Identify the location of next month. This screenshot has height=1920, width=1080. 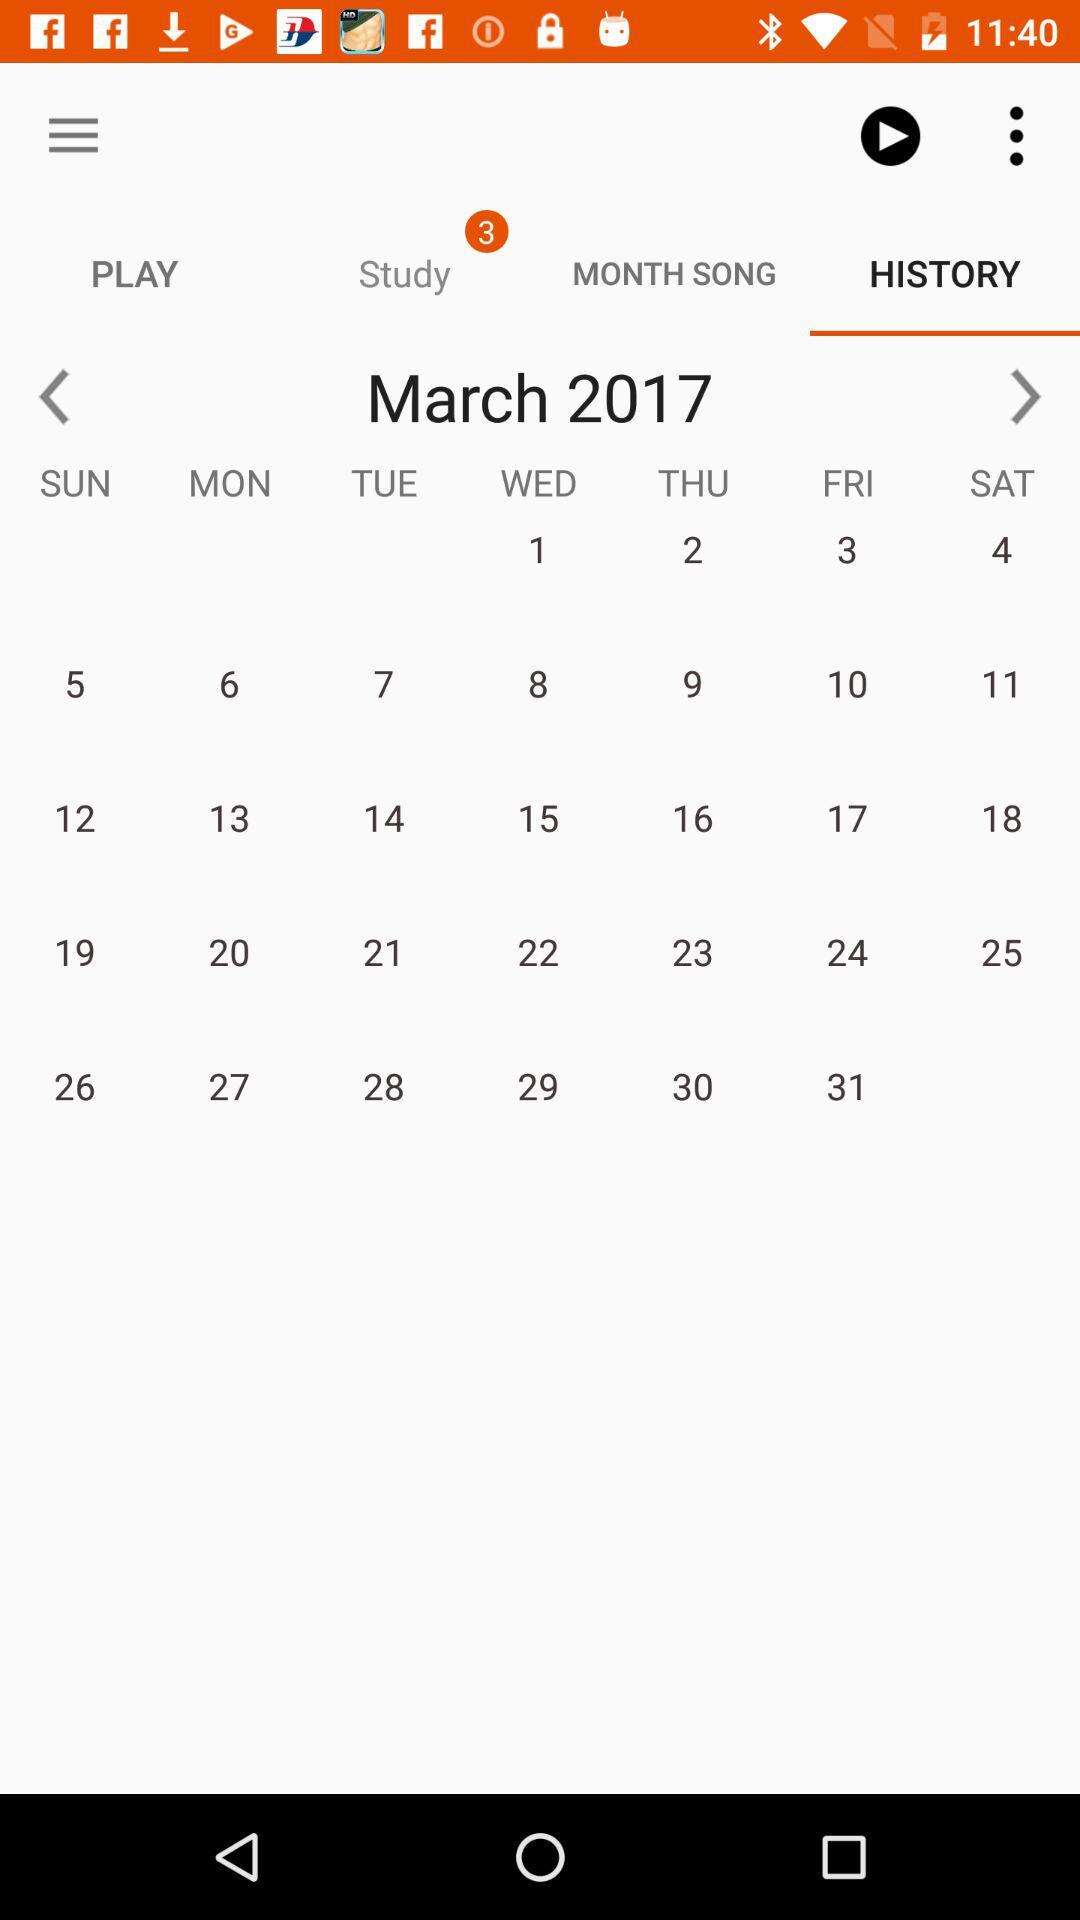
(1026, 396).